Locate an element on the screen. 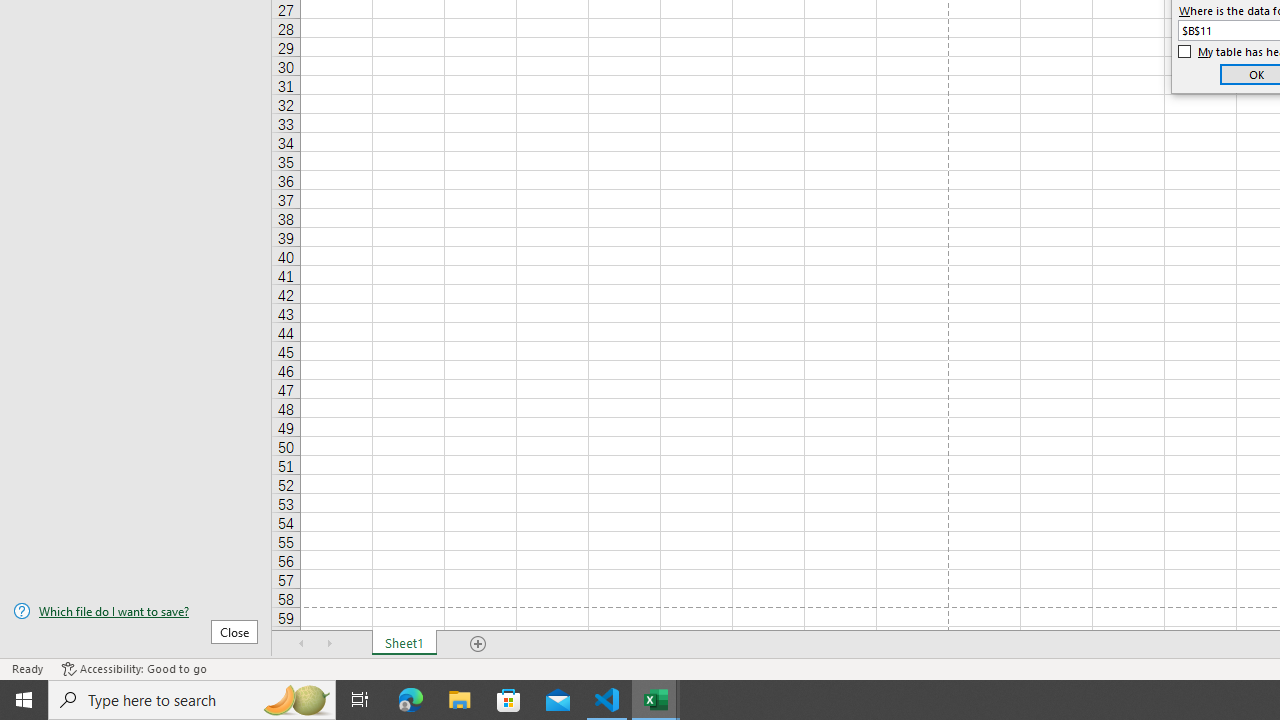 The width and height of the screenshot is (1280, 720). 'Which file do I want to save?' is located at coordinates (135, 610).